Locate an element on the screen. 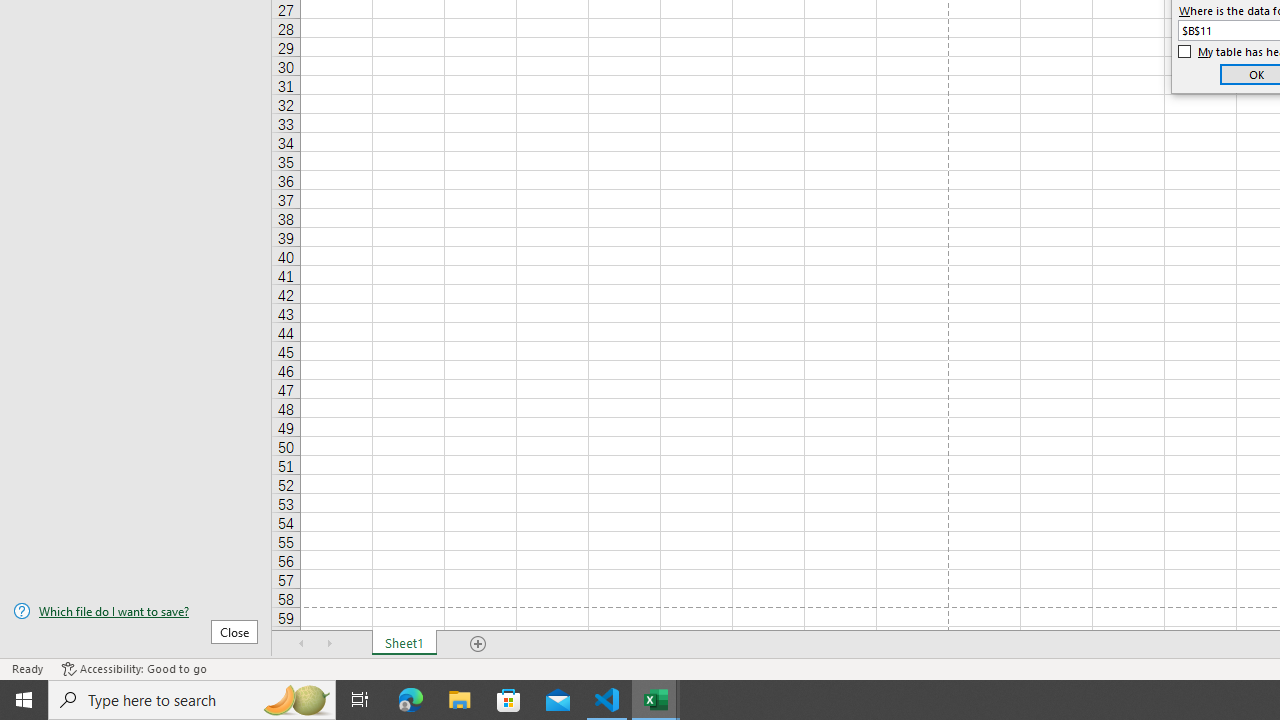 The width and height of the screenshot is (1280, 720). 'Which file do I want to save?' is located at coordinates (135, 610).